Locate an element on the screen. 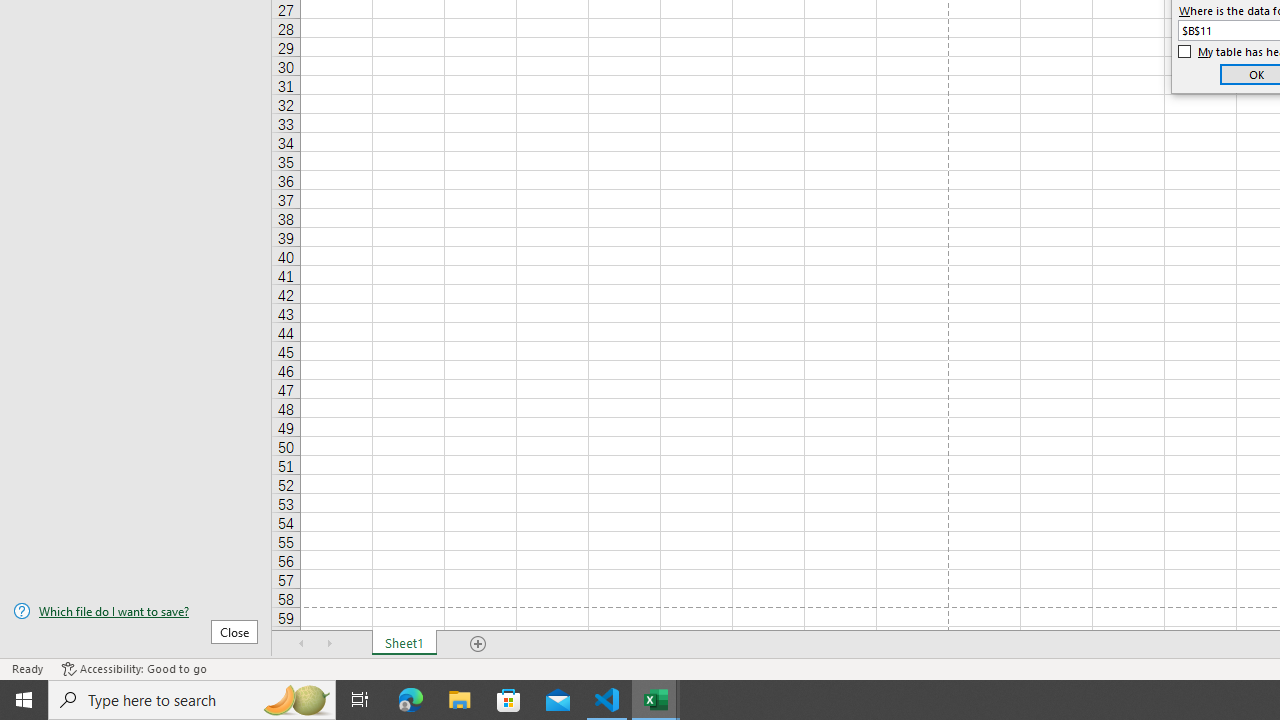 The width and height of the screenshot is (1280, 720). 'Which file do I want to save?' is located at coordinates (135, 610).